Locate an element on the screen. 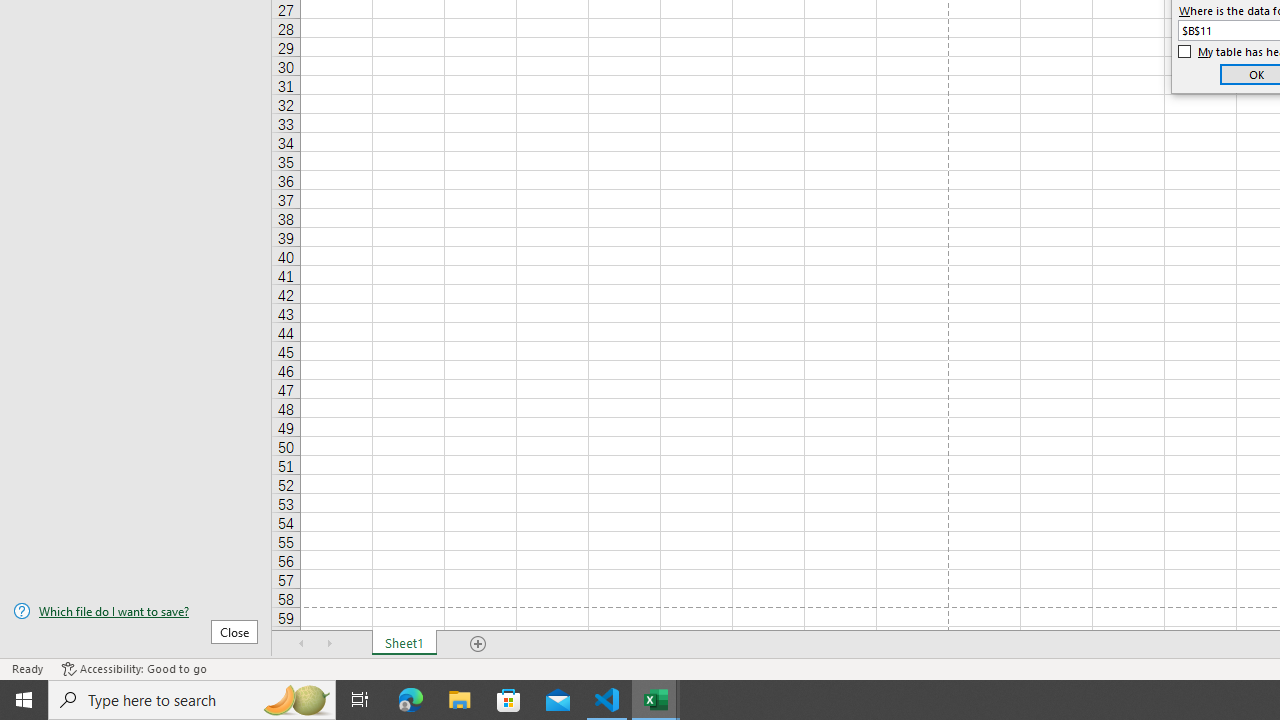 The width and height of the screenshot is (1280, 720). 'Which file do I want to save?' is located at coordinates (135, 610).